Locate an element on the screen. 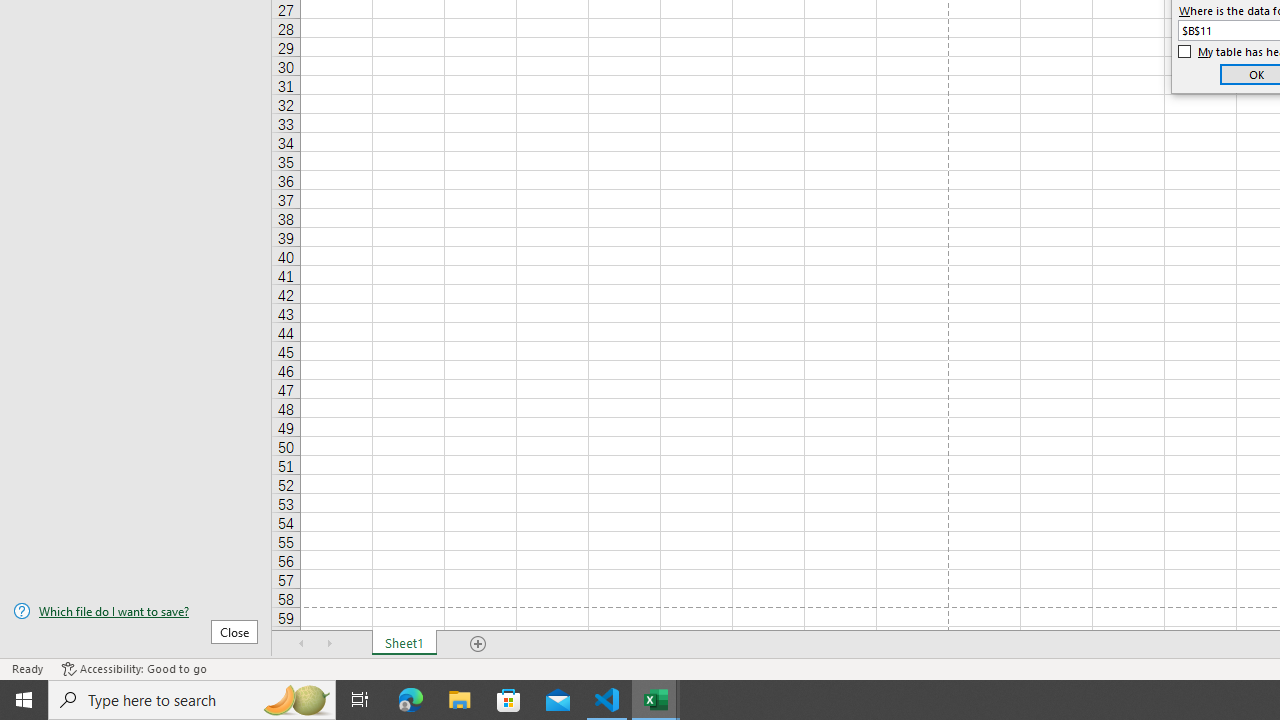 The width and height of the screenshot is (1280, 720). 'Which file do I want to save?' is located at coordinates (135, 610).